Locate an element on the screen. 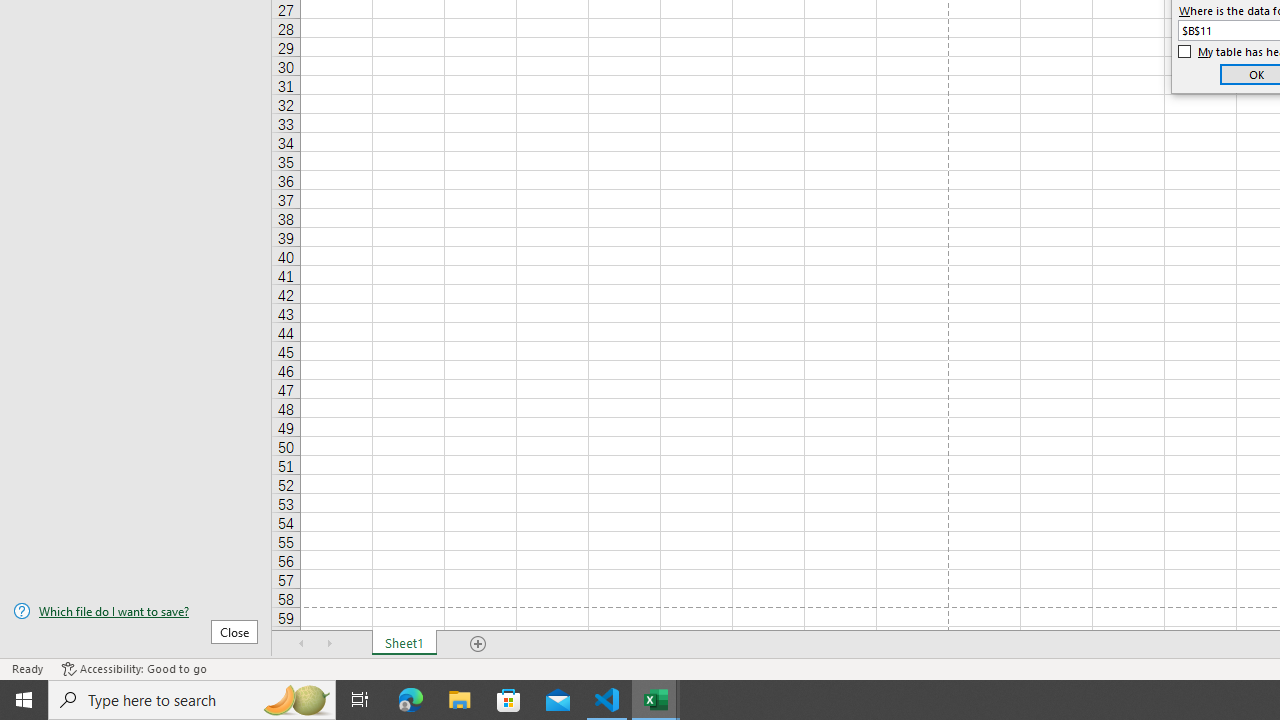 The width and height of the screenshot is (1280, 720). 'Which file do I want to save?' is located at coordinates (135, 610).